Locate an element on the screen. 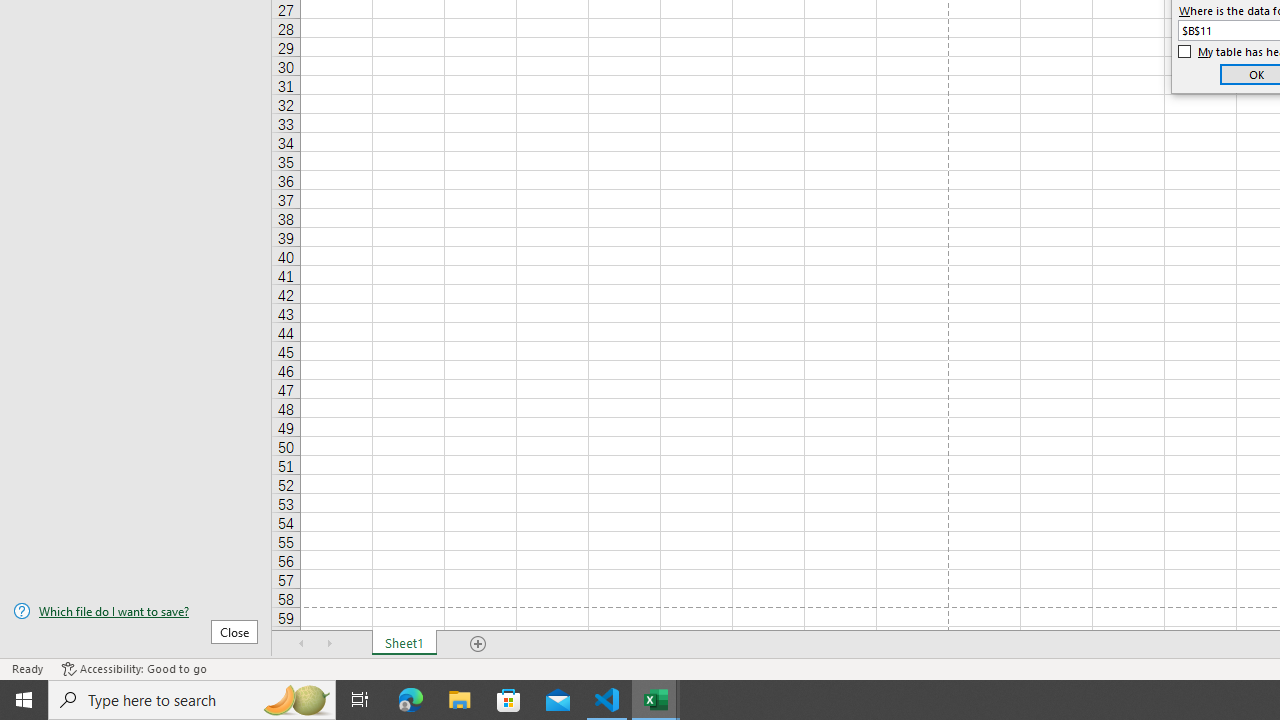 The width and height of the screenshot is (1280, 720). 'Which file do I want to save?' is located at coordinates (135, 610).